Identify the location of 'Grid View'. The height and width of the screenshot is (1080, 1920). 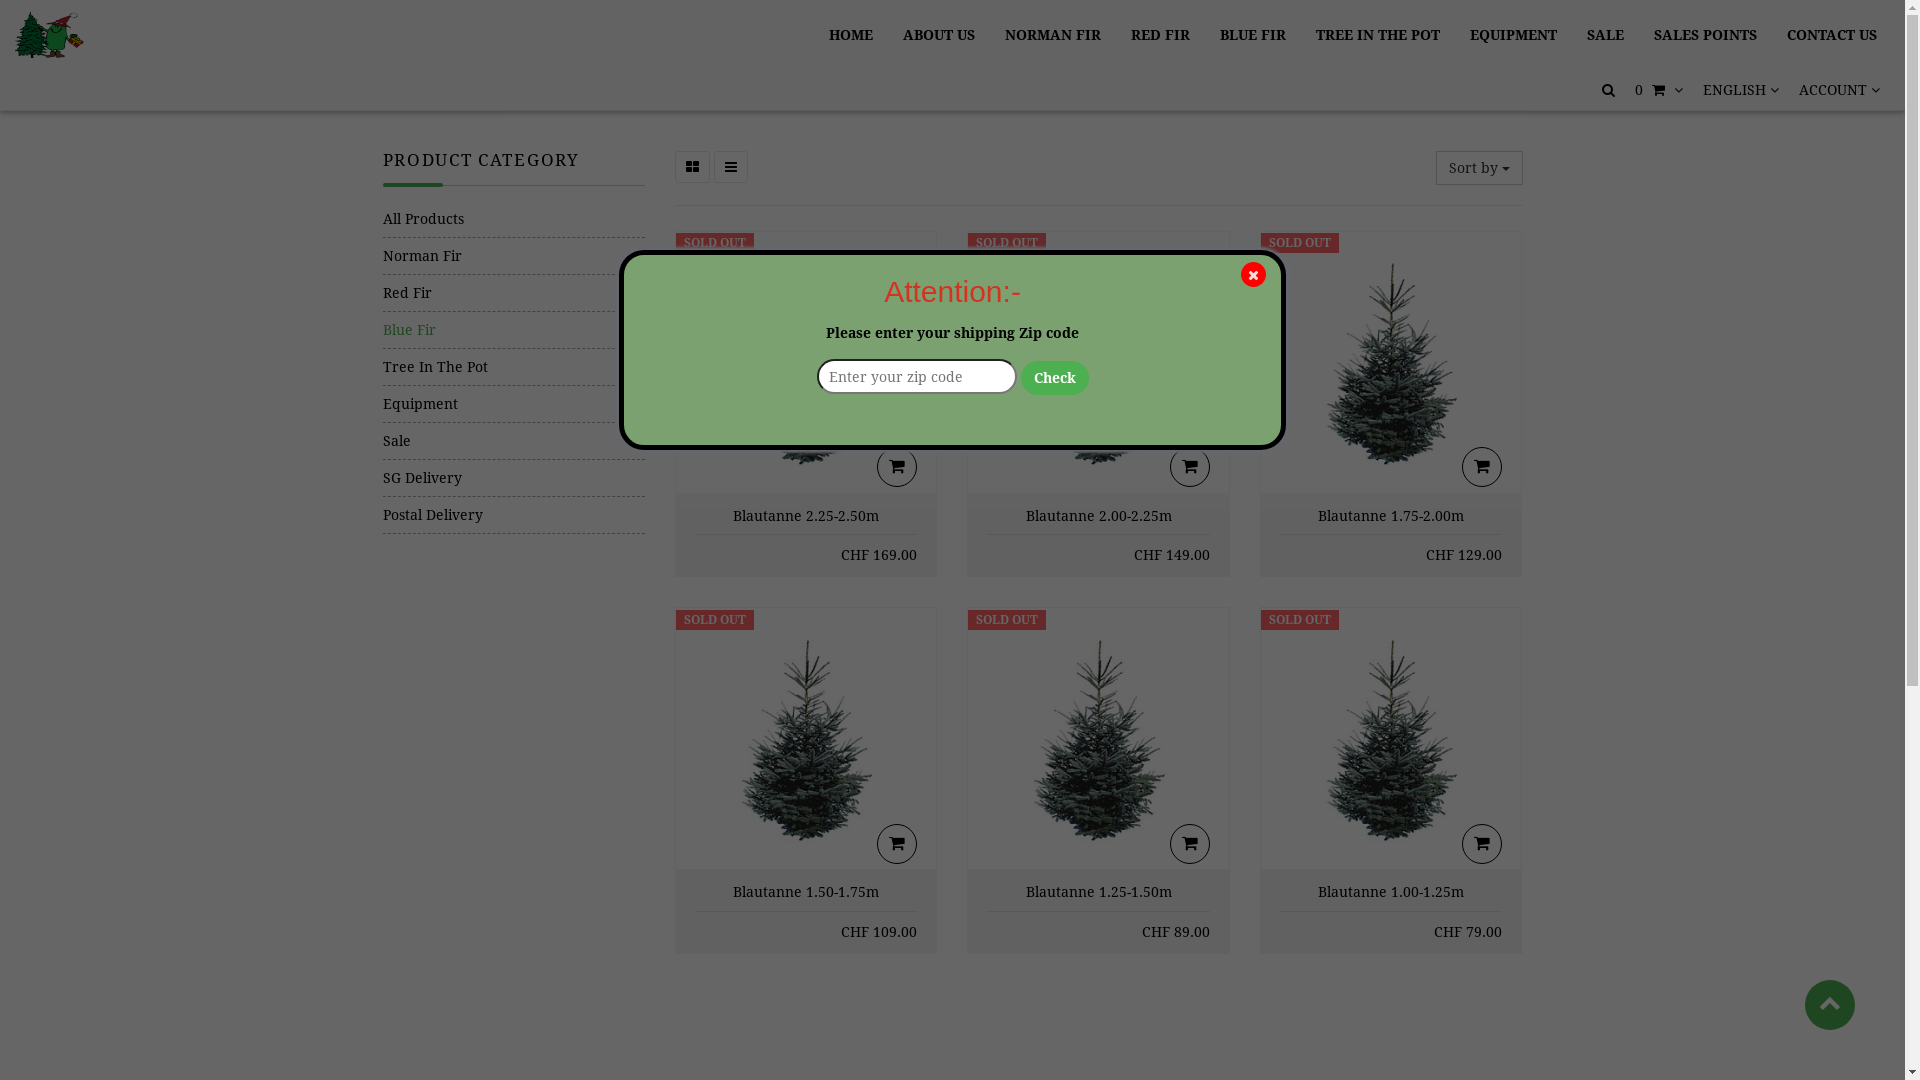
(692, 165).